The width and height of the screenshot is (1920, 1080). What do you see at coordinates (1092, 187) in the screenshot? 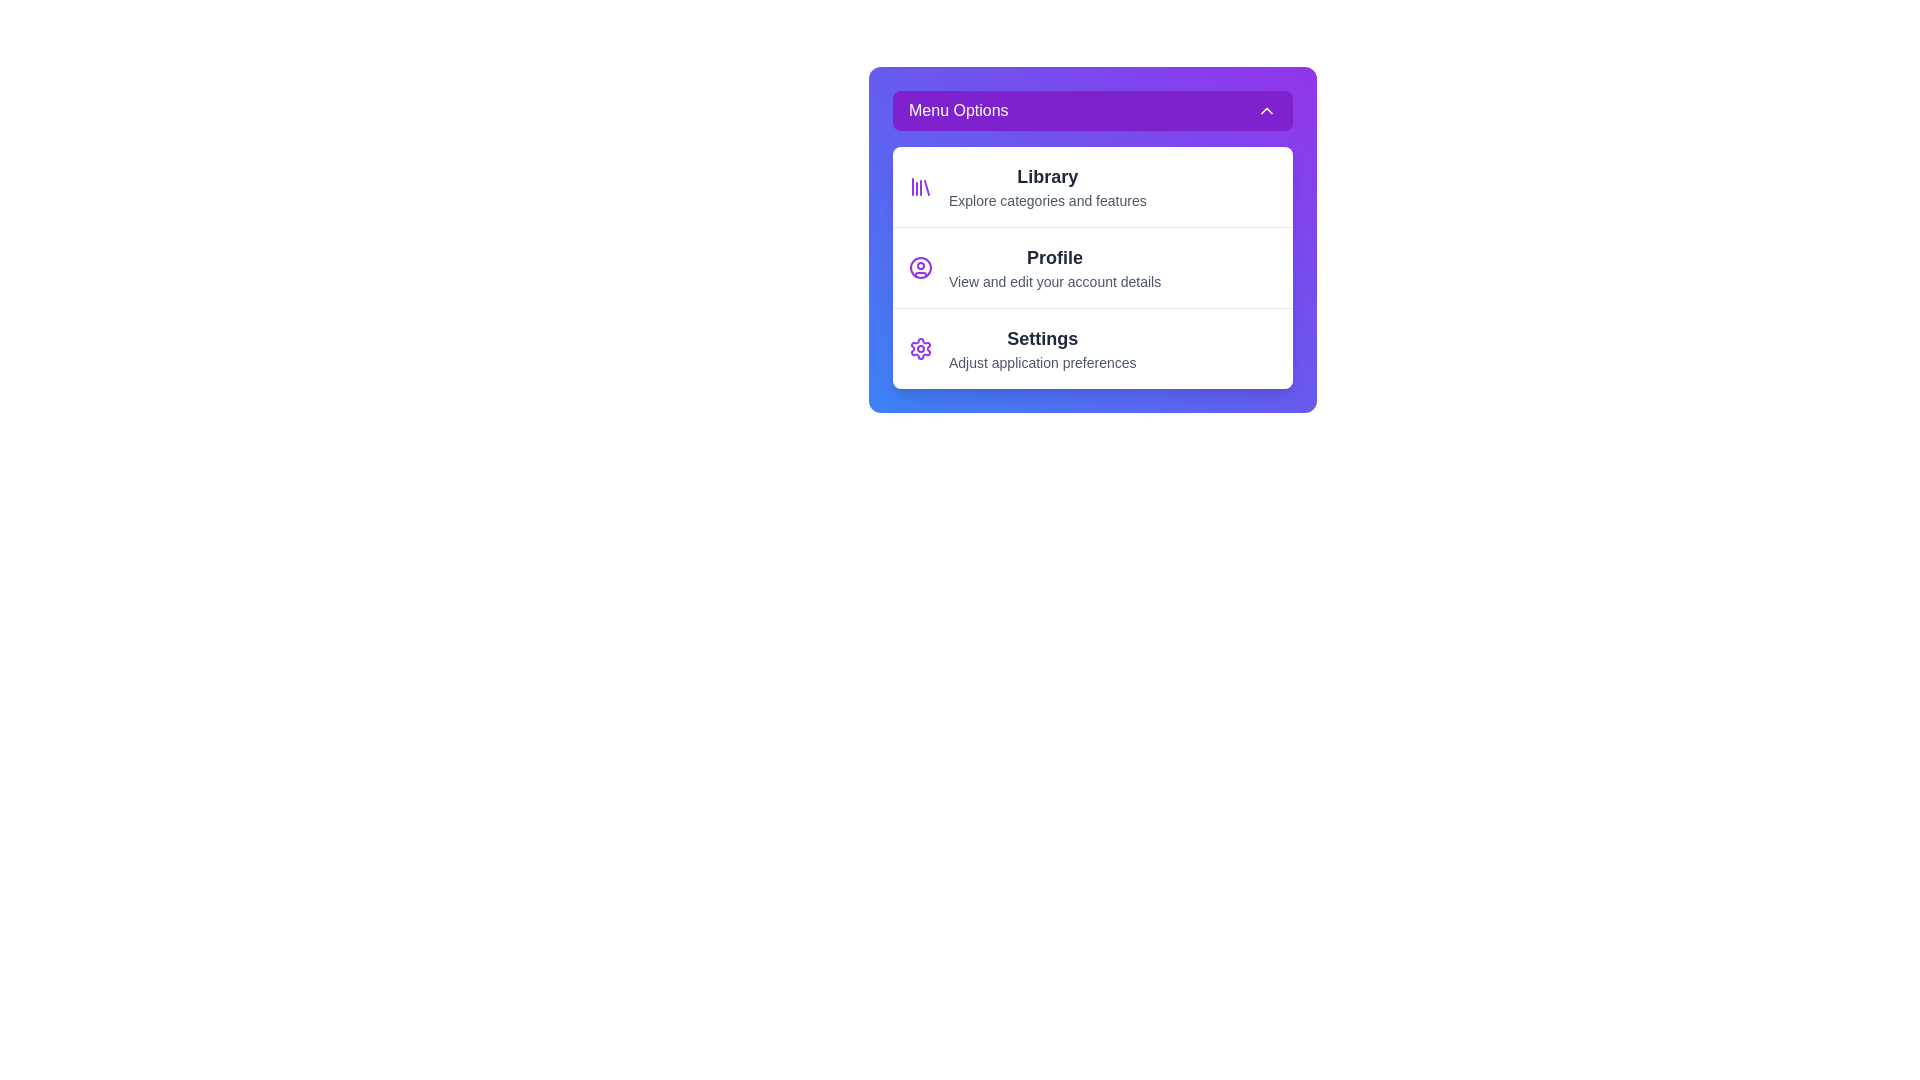
I see `on the 'Library' menu item, which is the first item in the vertical list of menu options, located below 'Menu Options' and above 'Profile'` at bounding box center [1092, 187].